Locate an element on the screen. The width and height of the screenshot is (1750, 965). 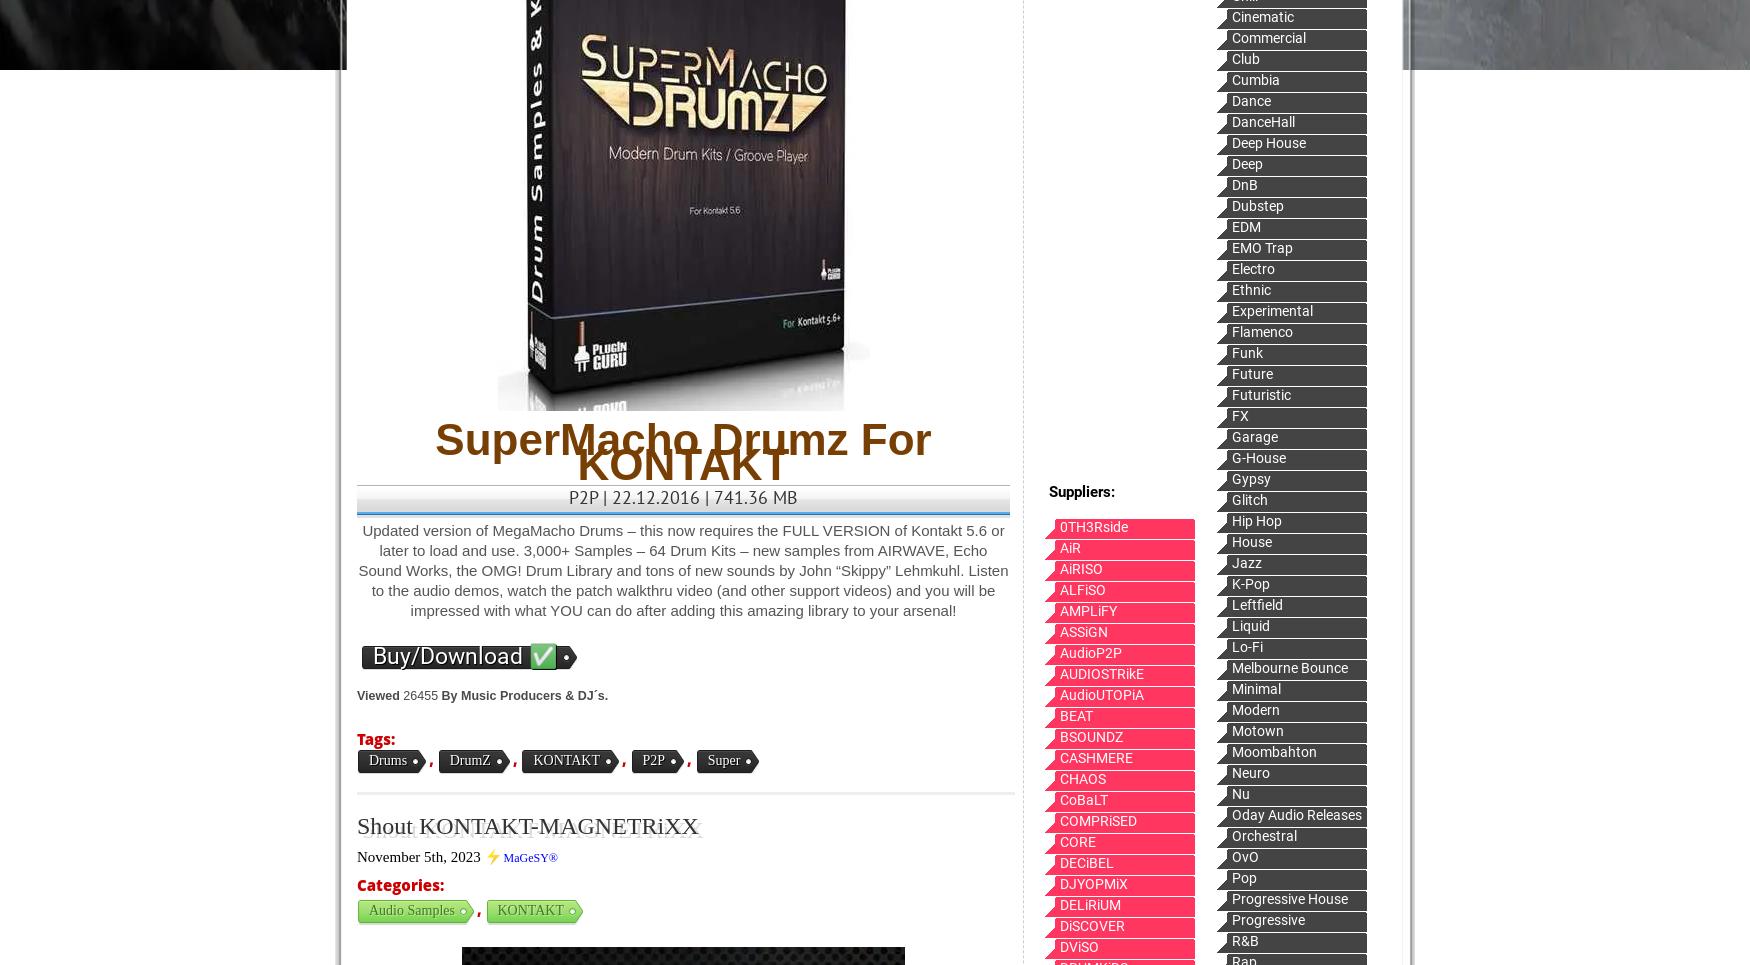
'Viewed' is located at coordinates (377, 694).